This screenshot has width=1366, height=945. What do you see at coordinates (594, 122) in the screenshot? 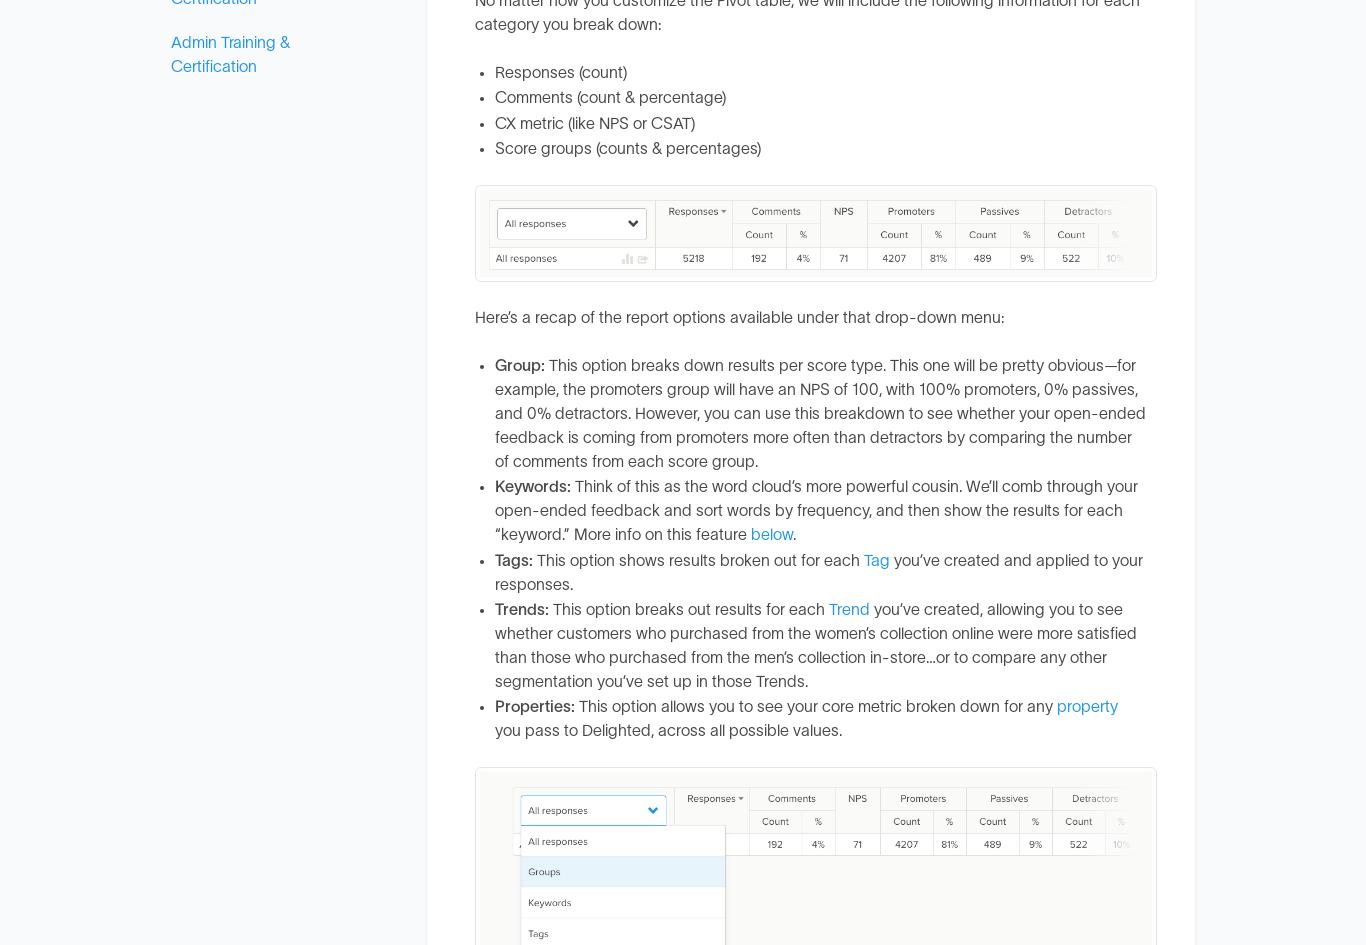
I see `'CX metric (like NPS or CSAT)'` at bounding box center [594, 122].